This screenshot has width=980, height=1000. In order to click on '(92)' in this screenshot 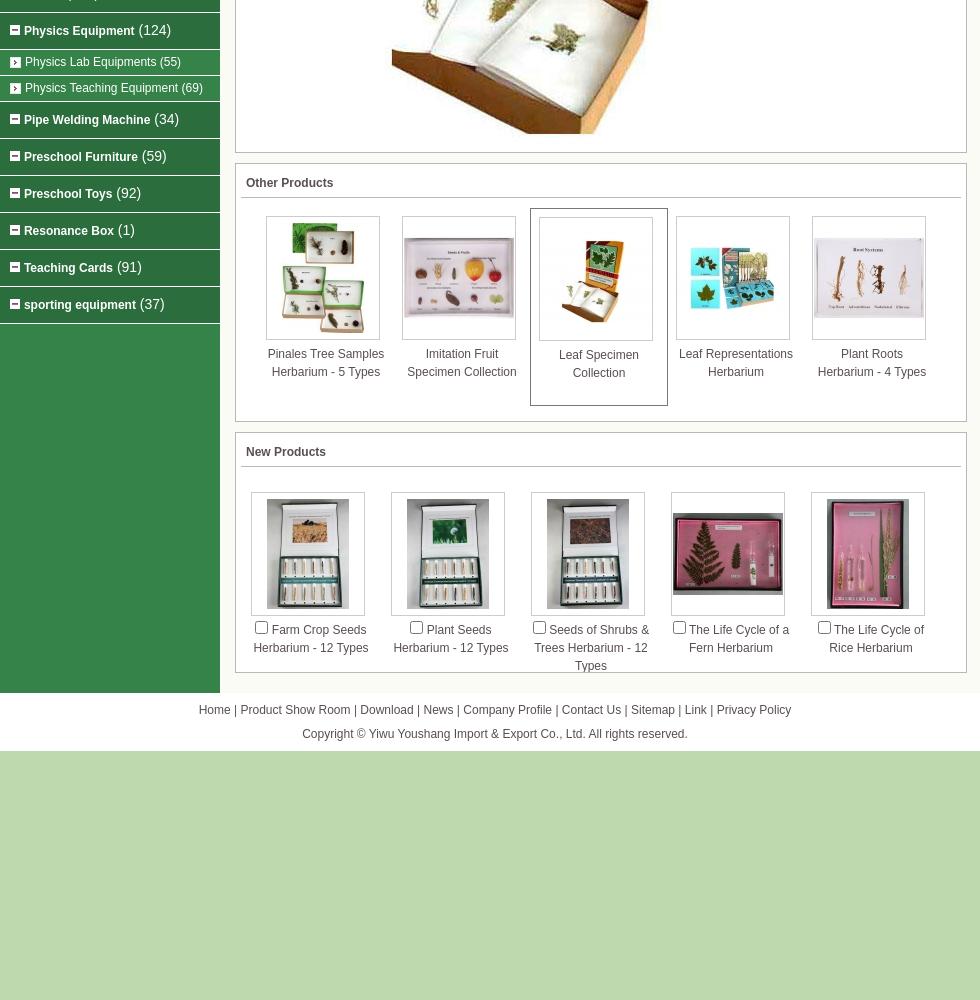, I will do `click(125, 192)`.